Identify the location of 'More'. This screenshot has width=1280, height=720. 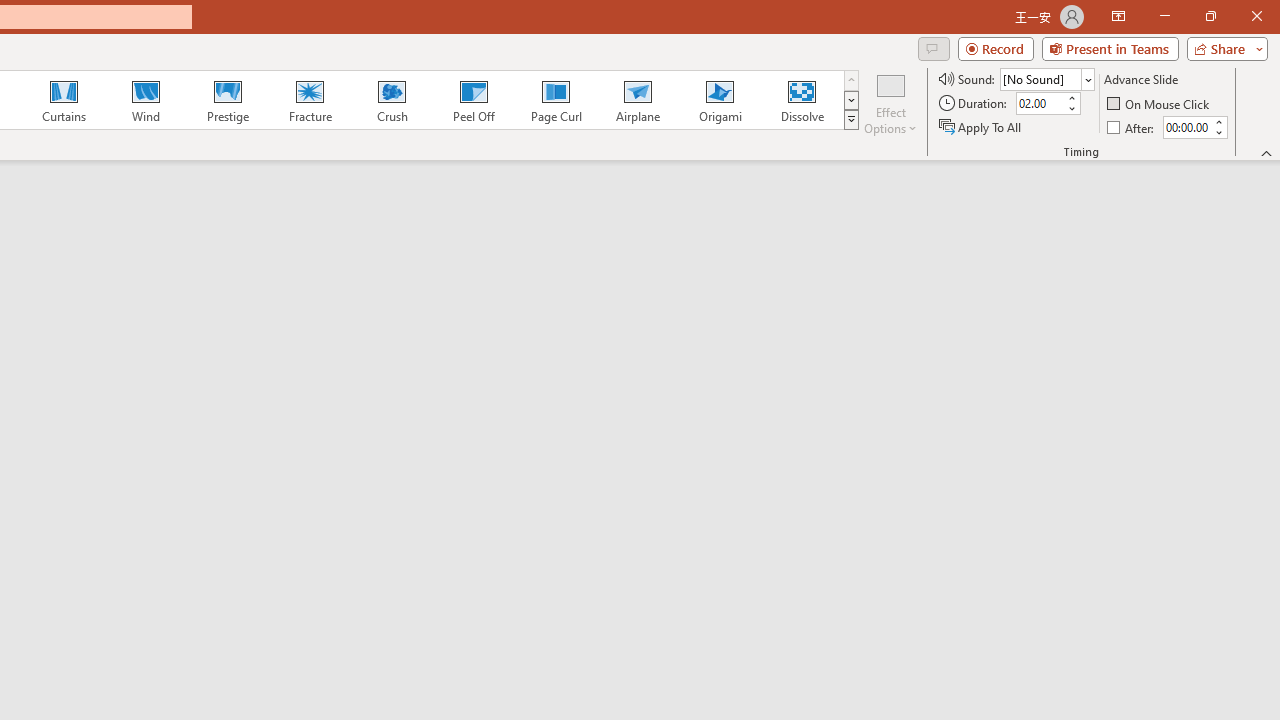
(1217, 121).